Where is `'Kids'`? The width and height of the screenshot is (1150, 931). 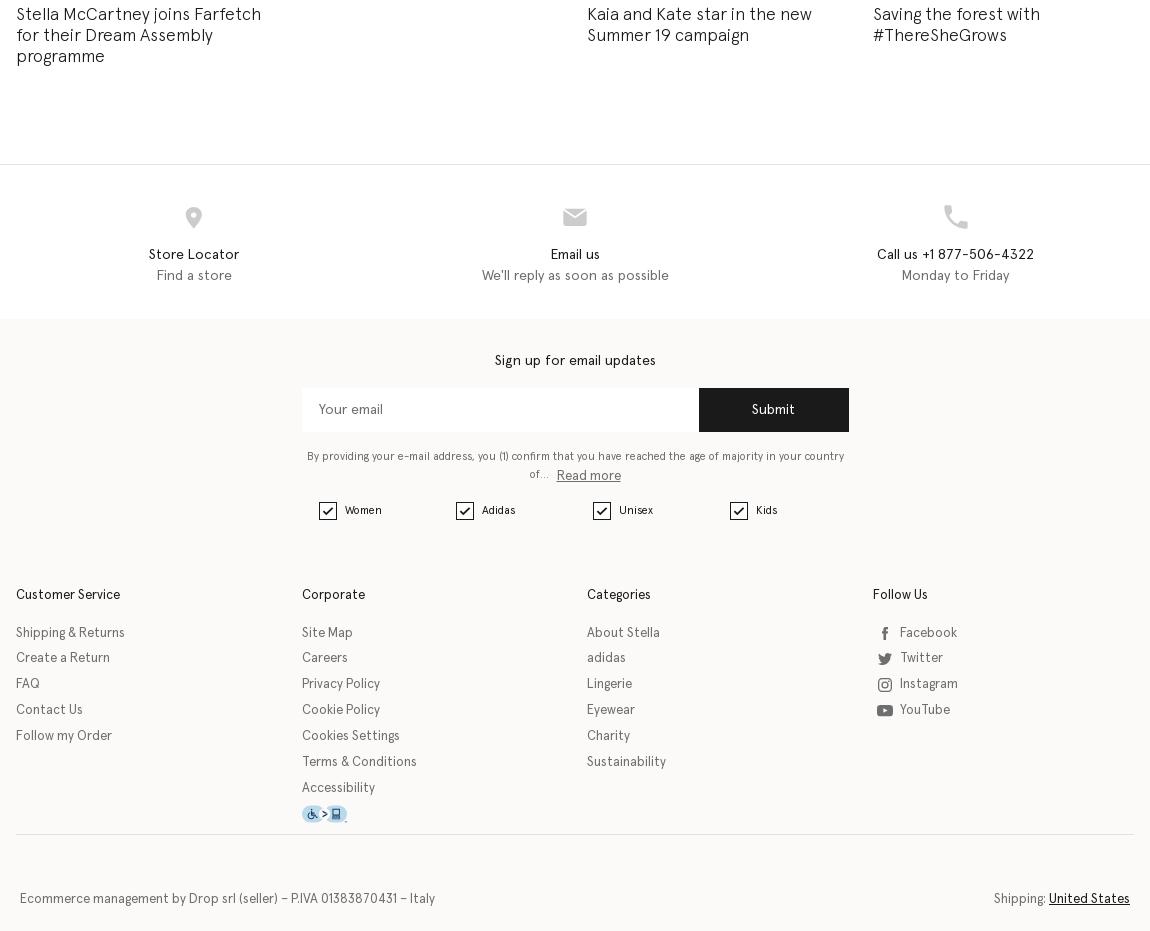
'Kids' is located at coordinates (764, 509).